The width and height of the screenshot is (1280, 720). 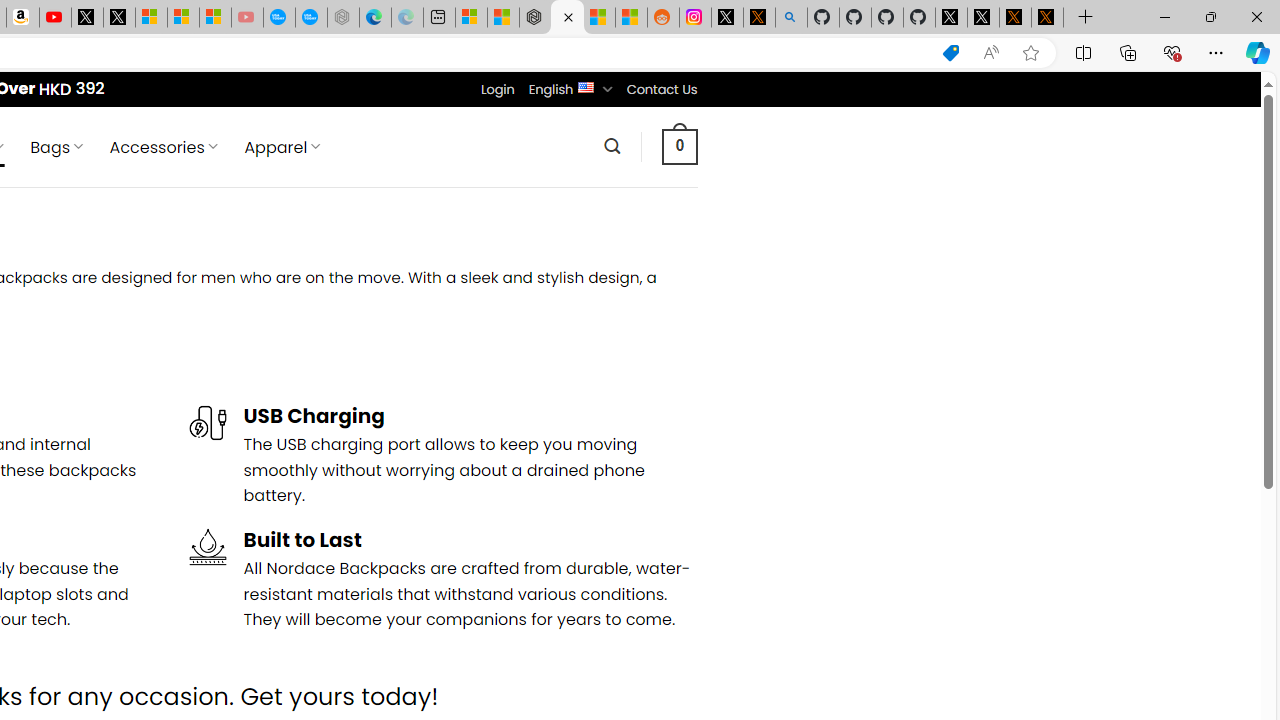 What do you see at coordinates (566, 17) in the screenshot?
I see `'Nordace - Men'` at bounding box center [566, 17].